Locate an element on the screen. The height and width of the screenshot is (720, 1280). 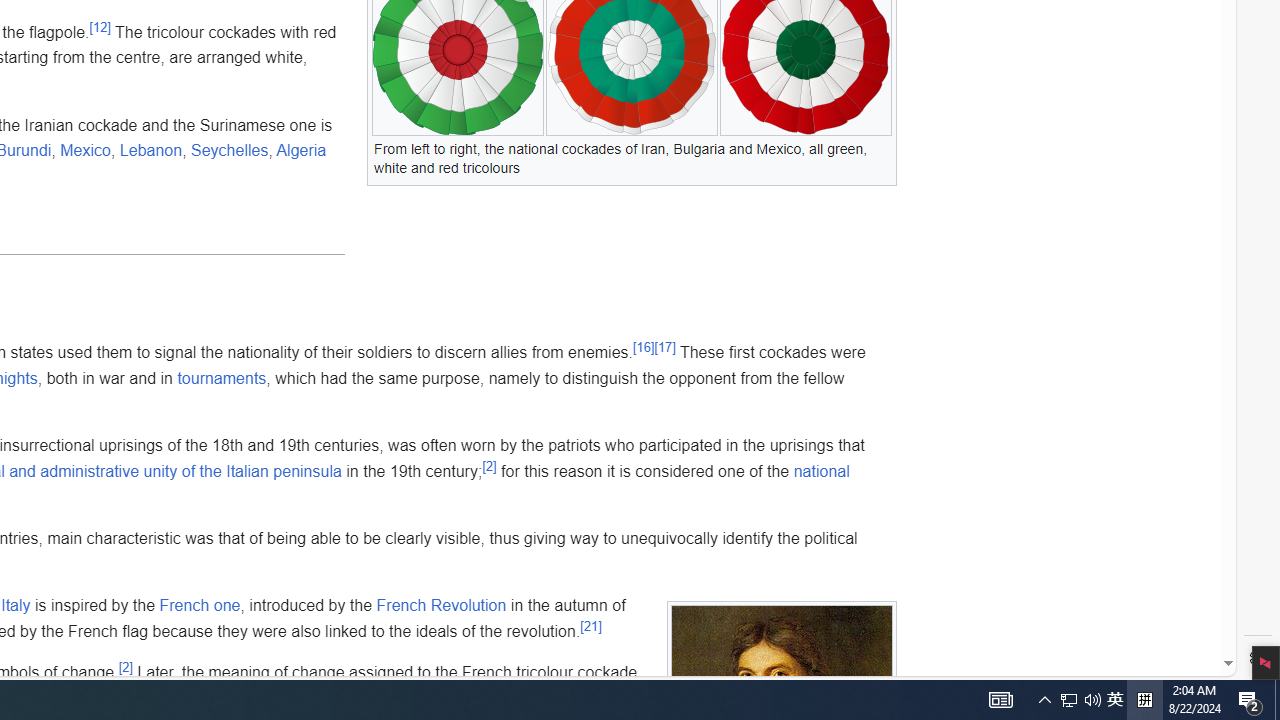
'Mexico' is located at coordinates (84, 149).